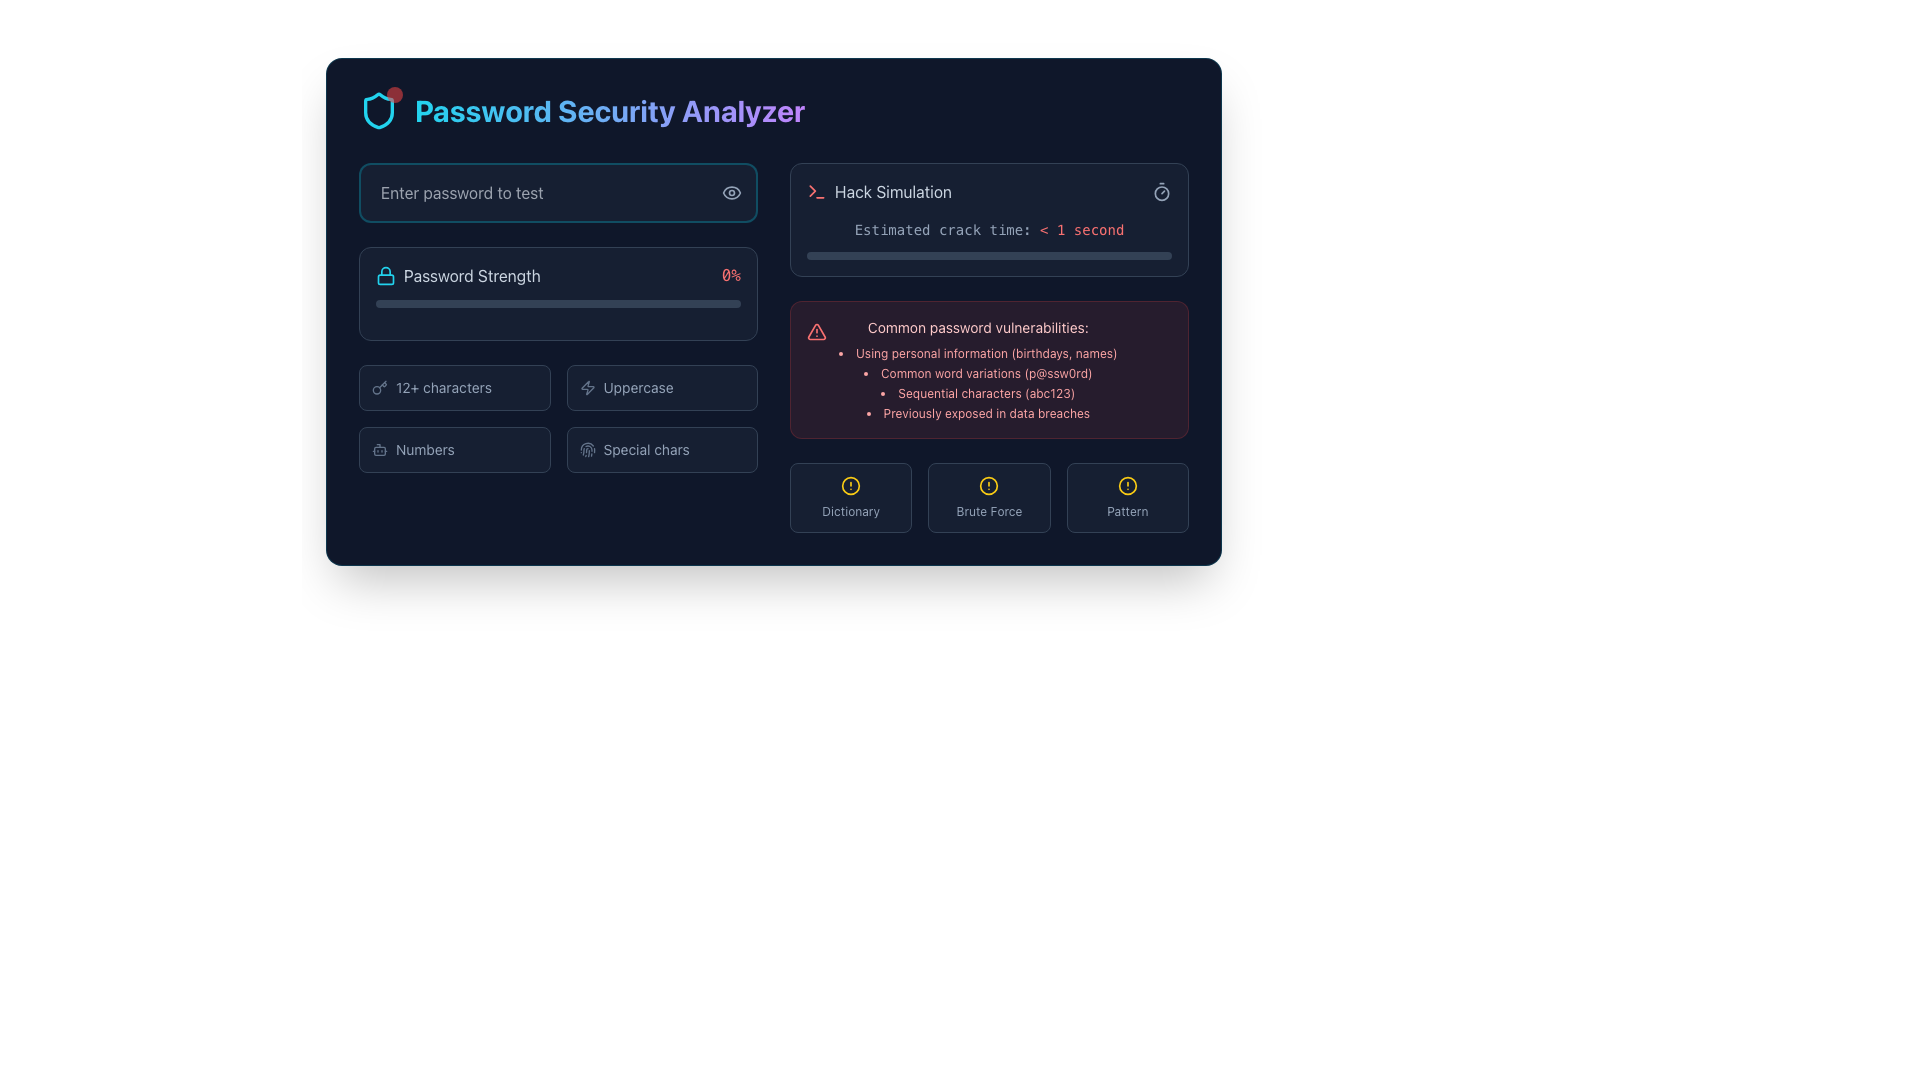 The height and width of the screenshot is (1080, 1920). Describe the element at coordinates (1127, 511) in the screenshot. I see `the text label displaying 'Pattern' in a small grayish slate font, located at the bottom right of the interface below a red-bordered box and a yellow circular icon` at that location.